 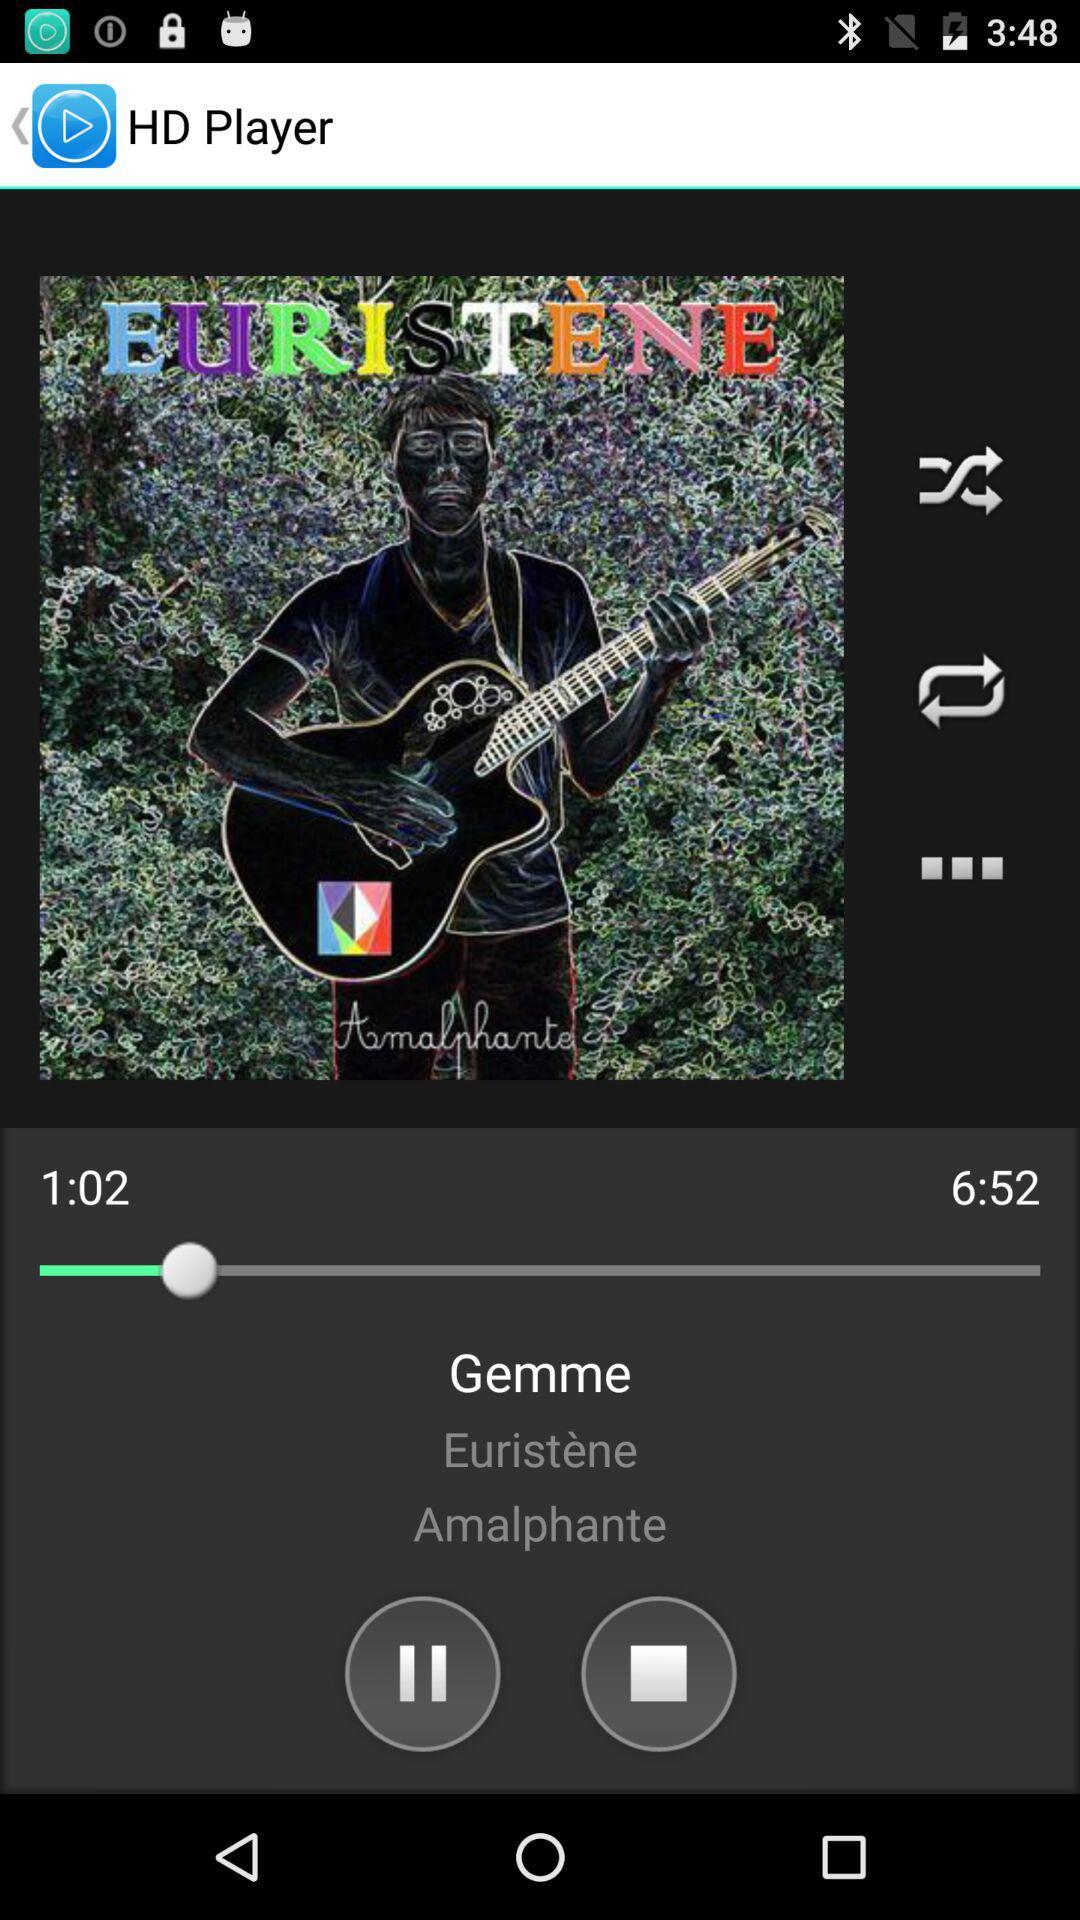 What do you see at coordinates (658, 1672) in the screenshot?
I see `the item below the amalphante item` at bounding box center [658, 1672].